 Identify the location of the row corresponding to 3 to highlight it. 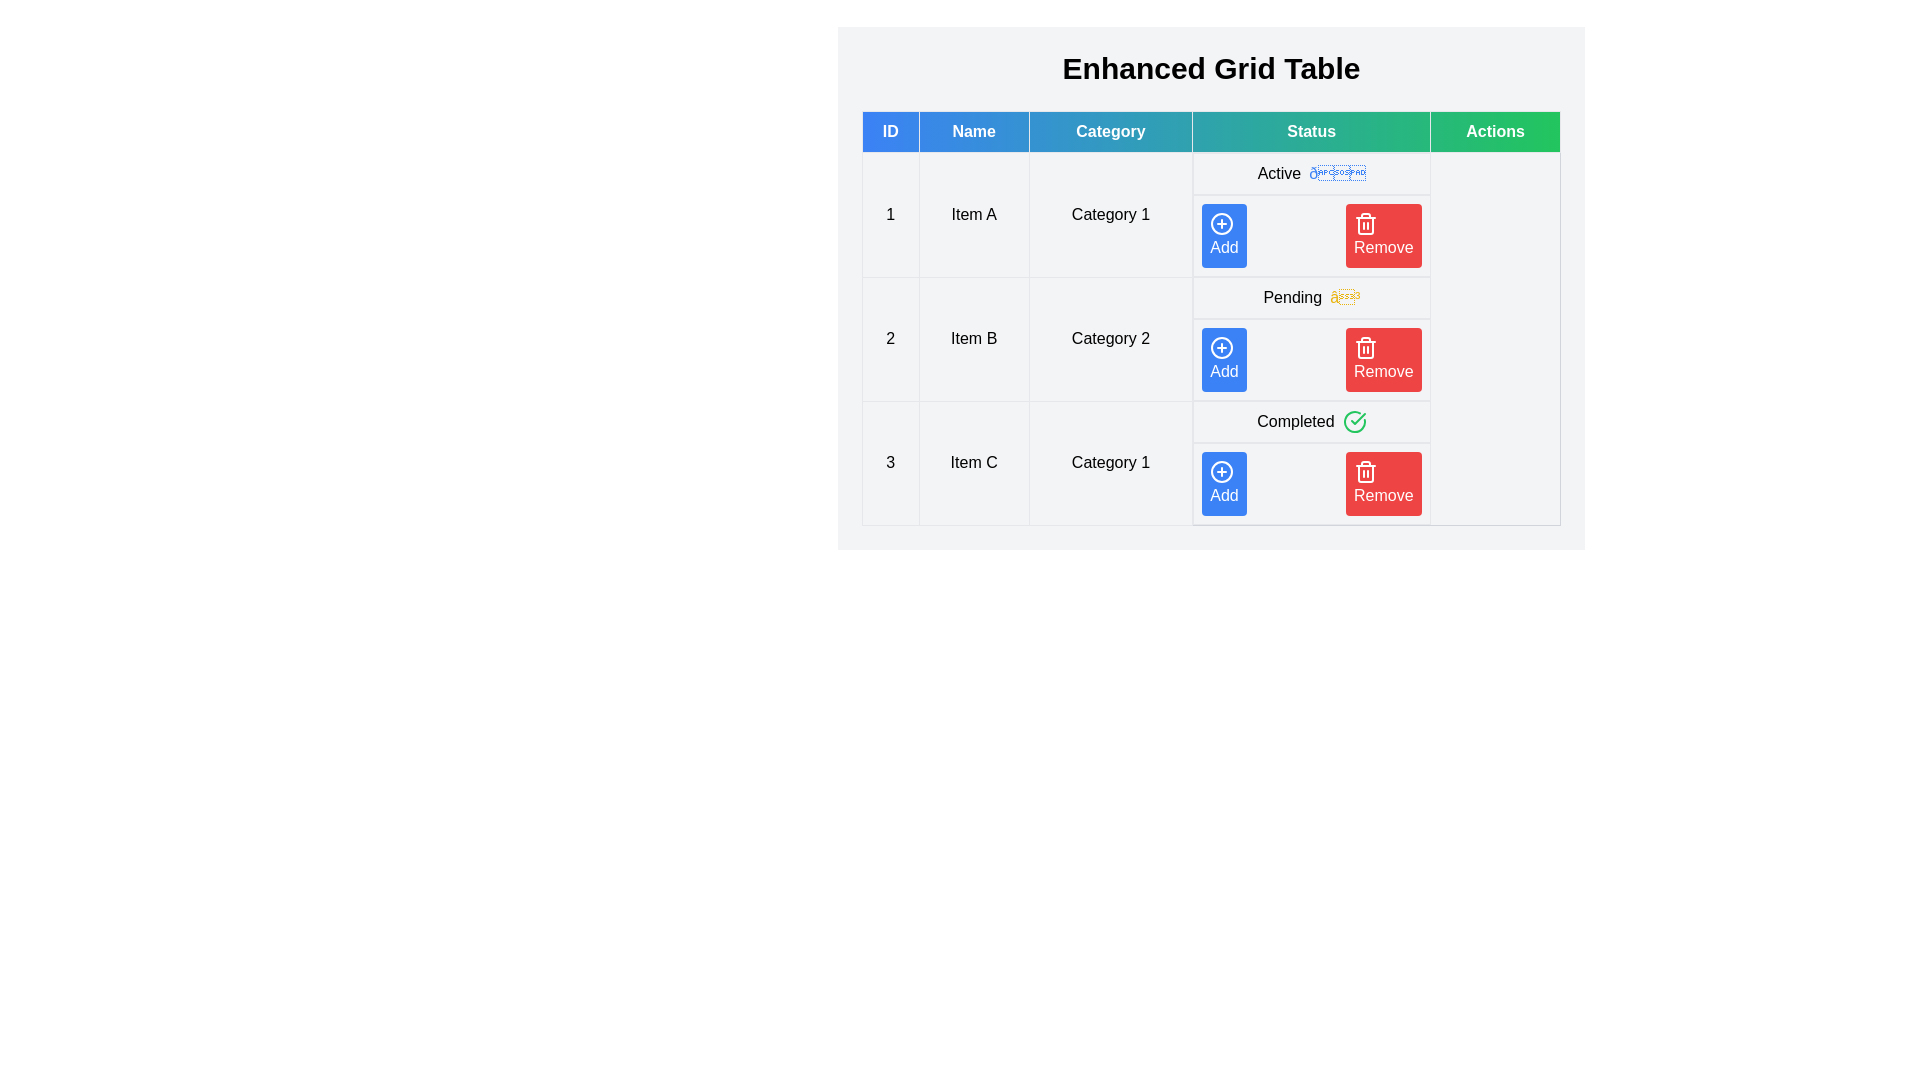
(1210, 463).